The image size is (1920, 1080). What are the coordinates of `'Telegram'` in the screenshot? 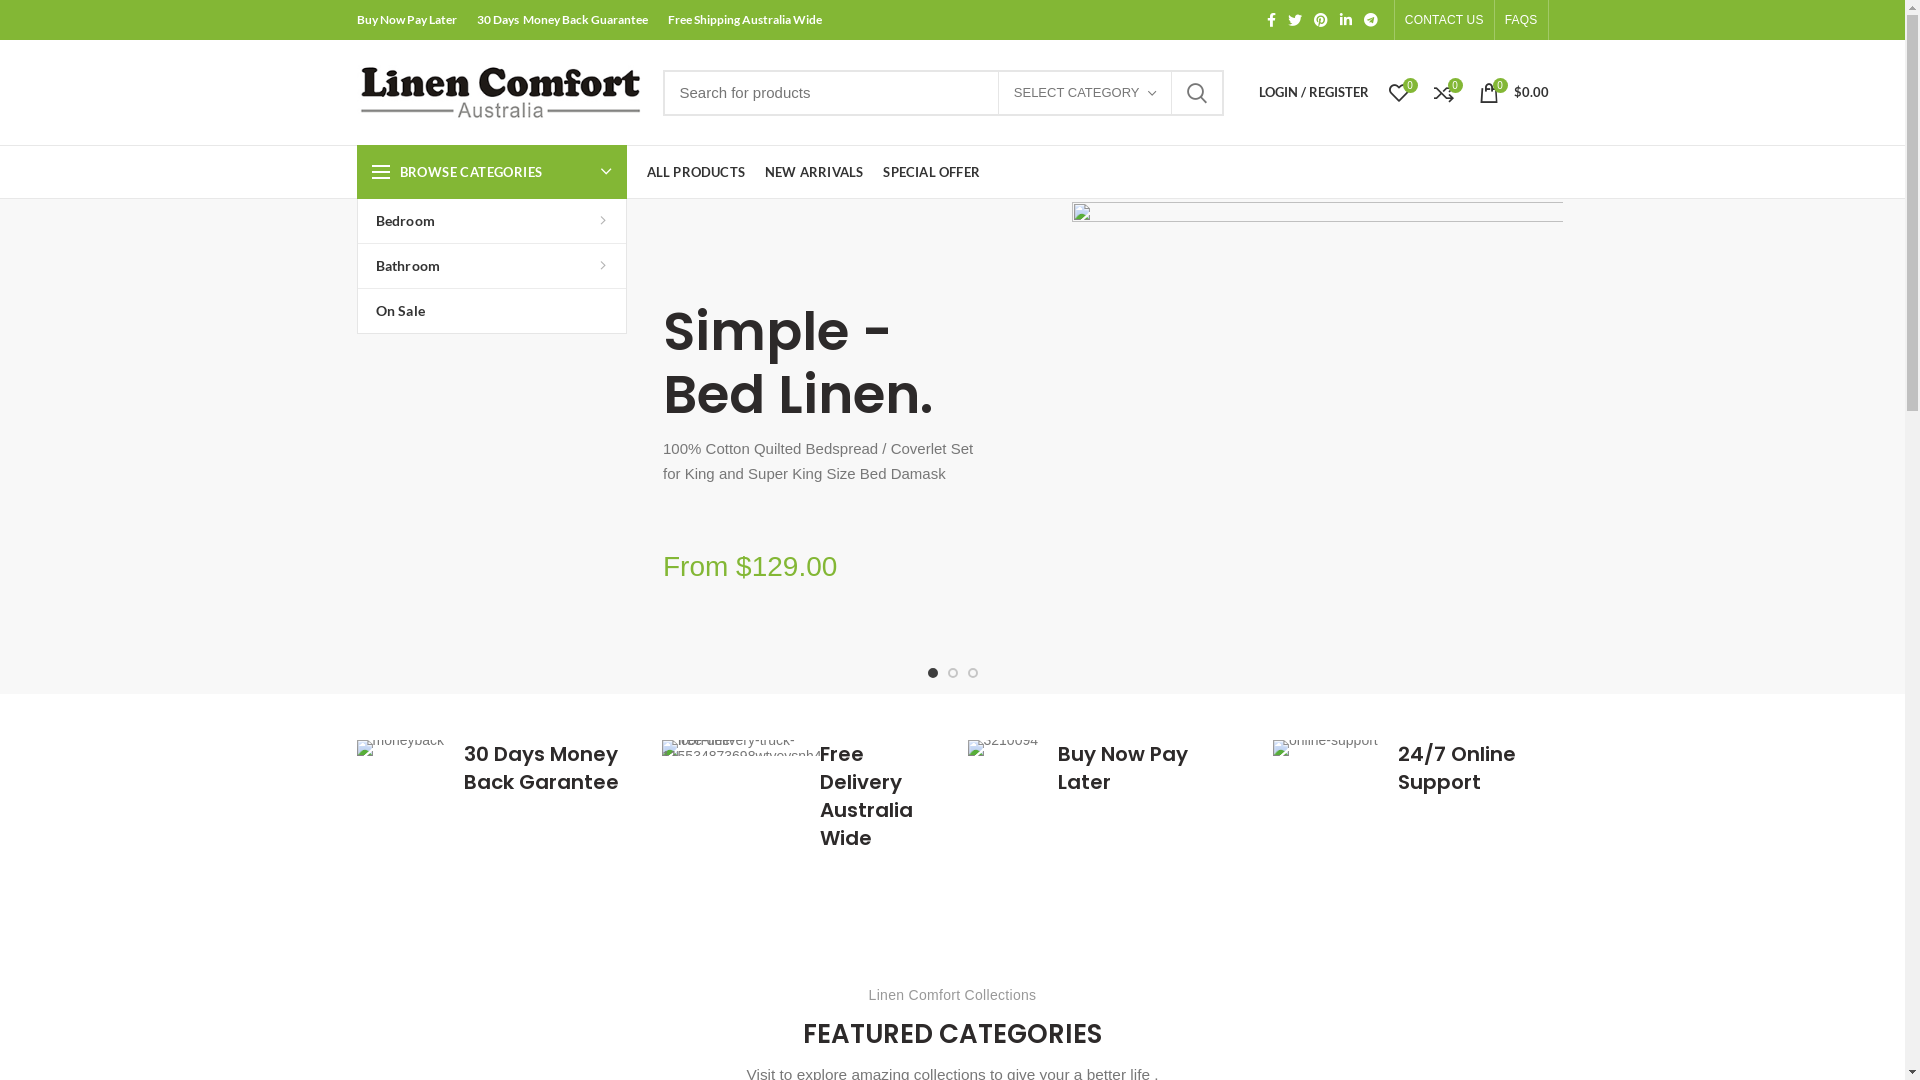 It's located at (1370, 19).